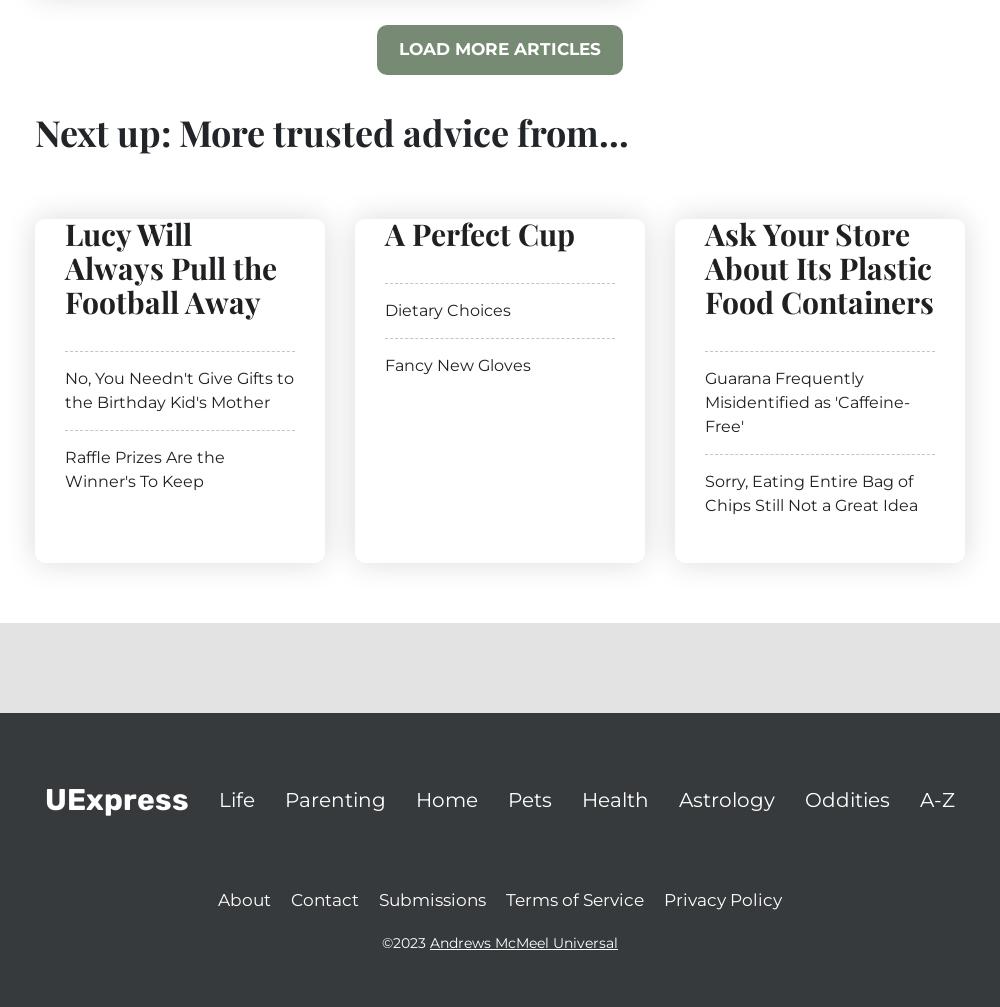  I want to click on 'The dogs in this observational study will include many different breeds in different environments: short-lived dogs, long-lived dogs, dogs in wealthy households and dogs in more modest households. The researchers will look at not just how long the dogs live, but also at how environmental factors affect them as they age.', so click(333, 777).